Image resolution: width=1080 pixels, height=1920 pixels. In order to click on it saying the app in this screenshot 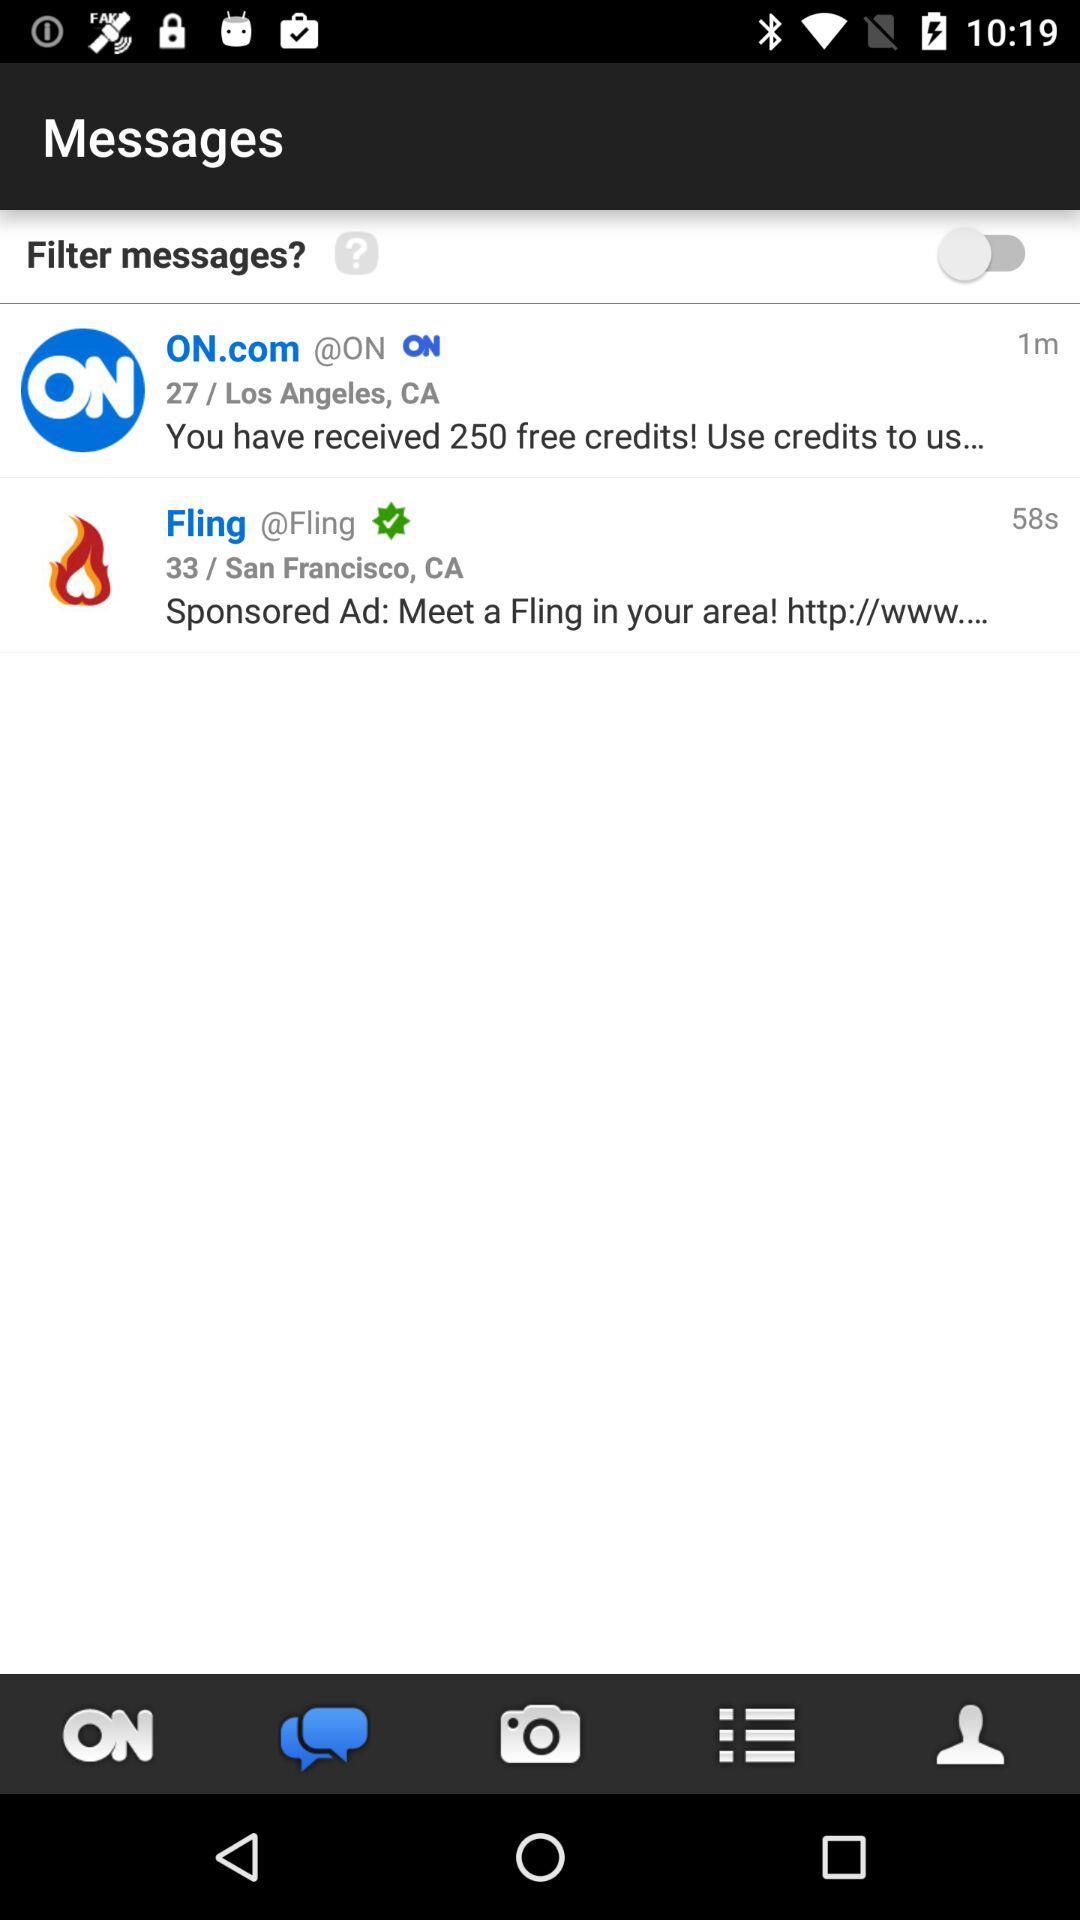, I will do `click(81, 390)`.